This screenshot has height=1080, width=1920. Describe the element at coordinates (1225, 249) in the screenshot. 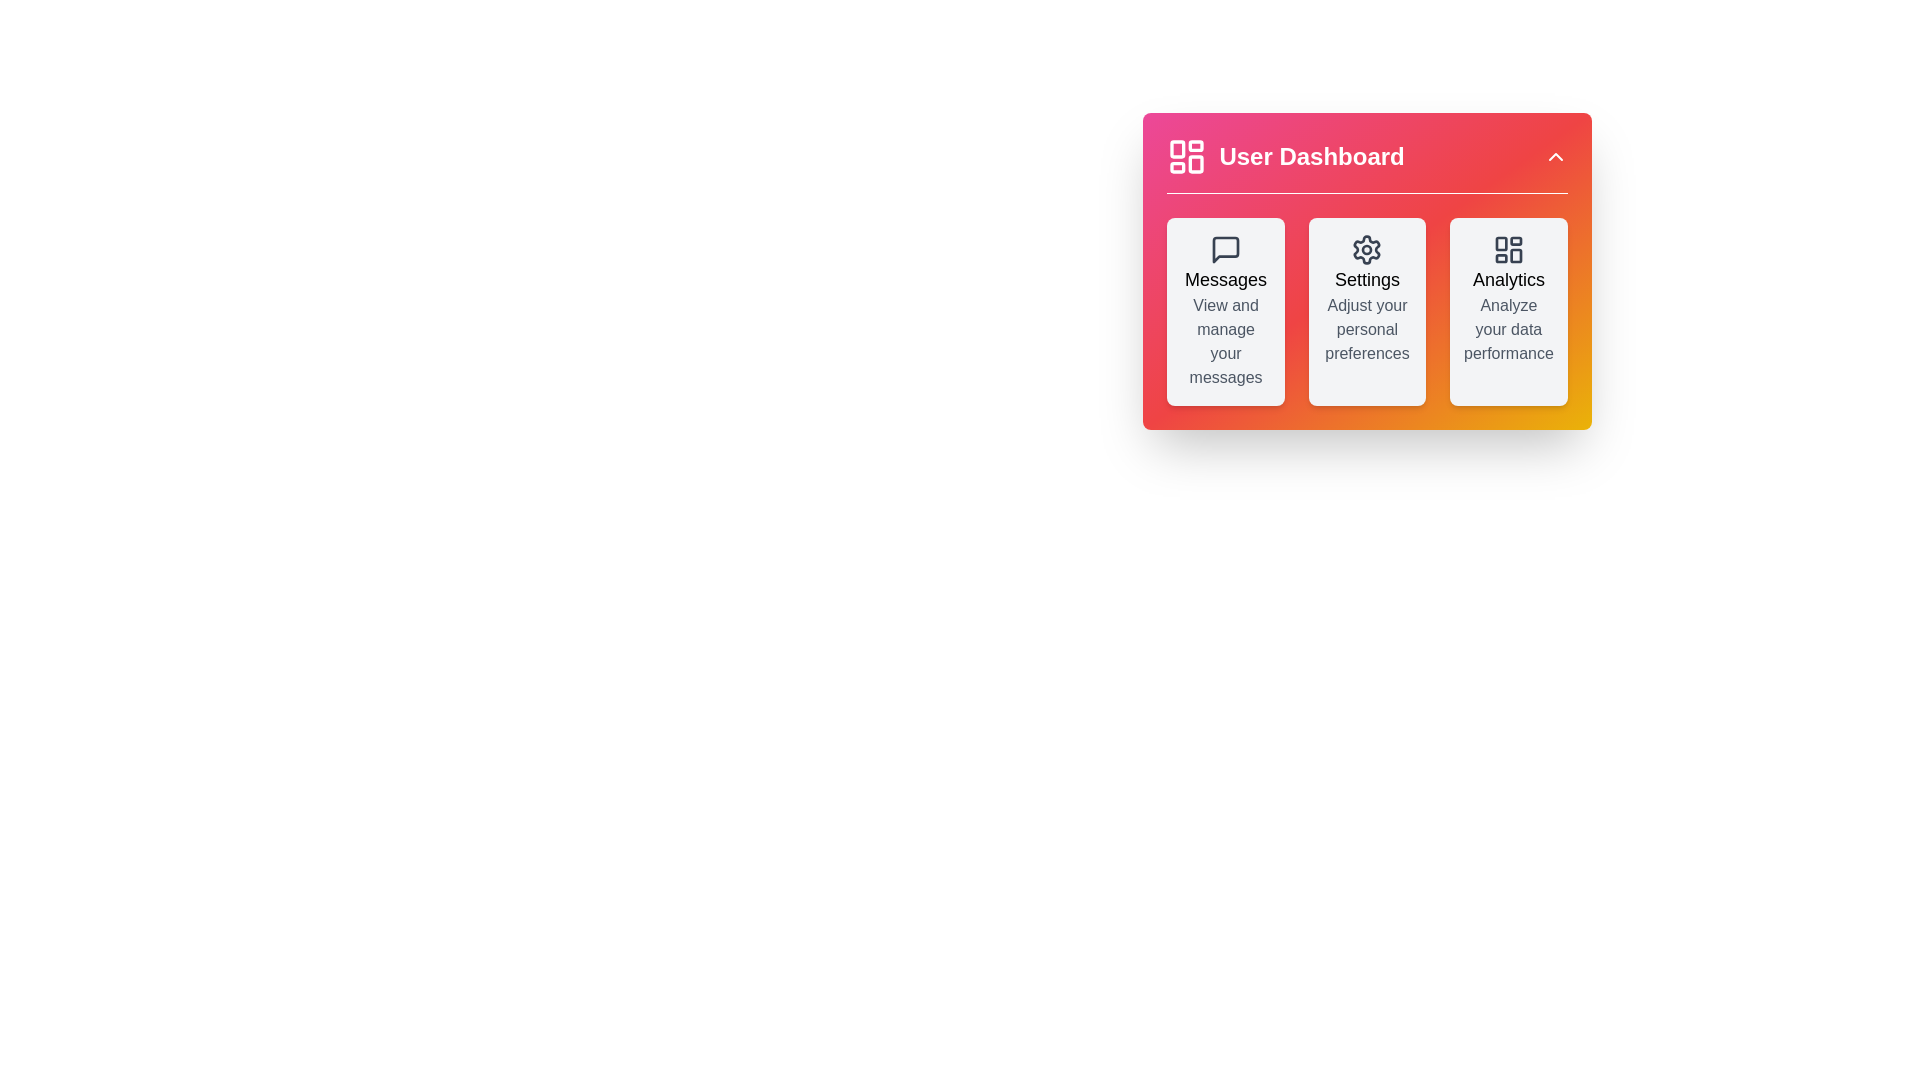

I see `the small speech bubble icon representing messages at the top of the 'Messages' card in the 'User Dashboard' section` at that location.